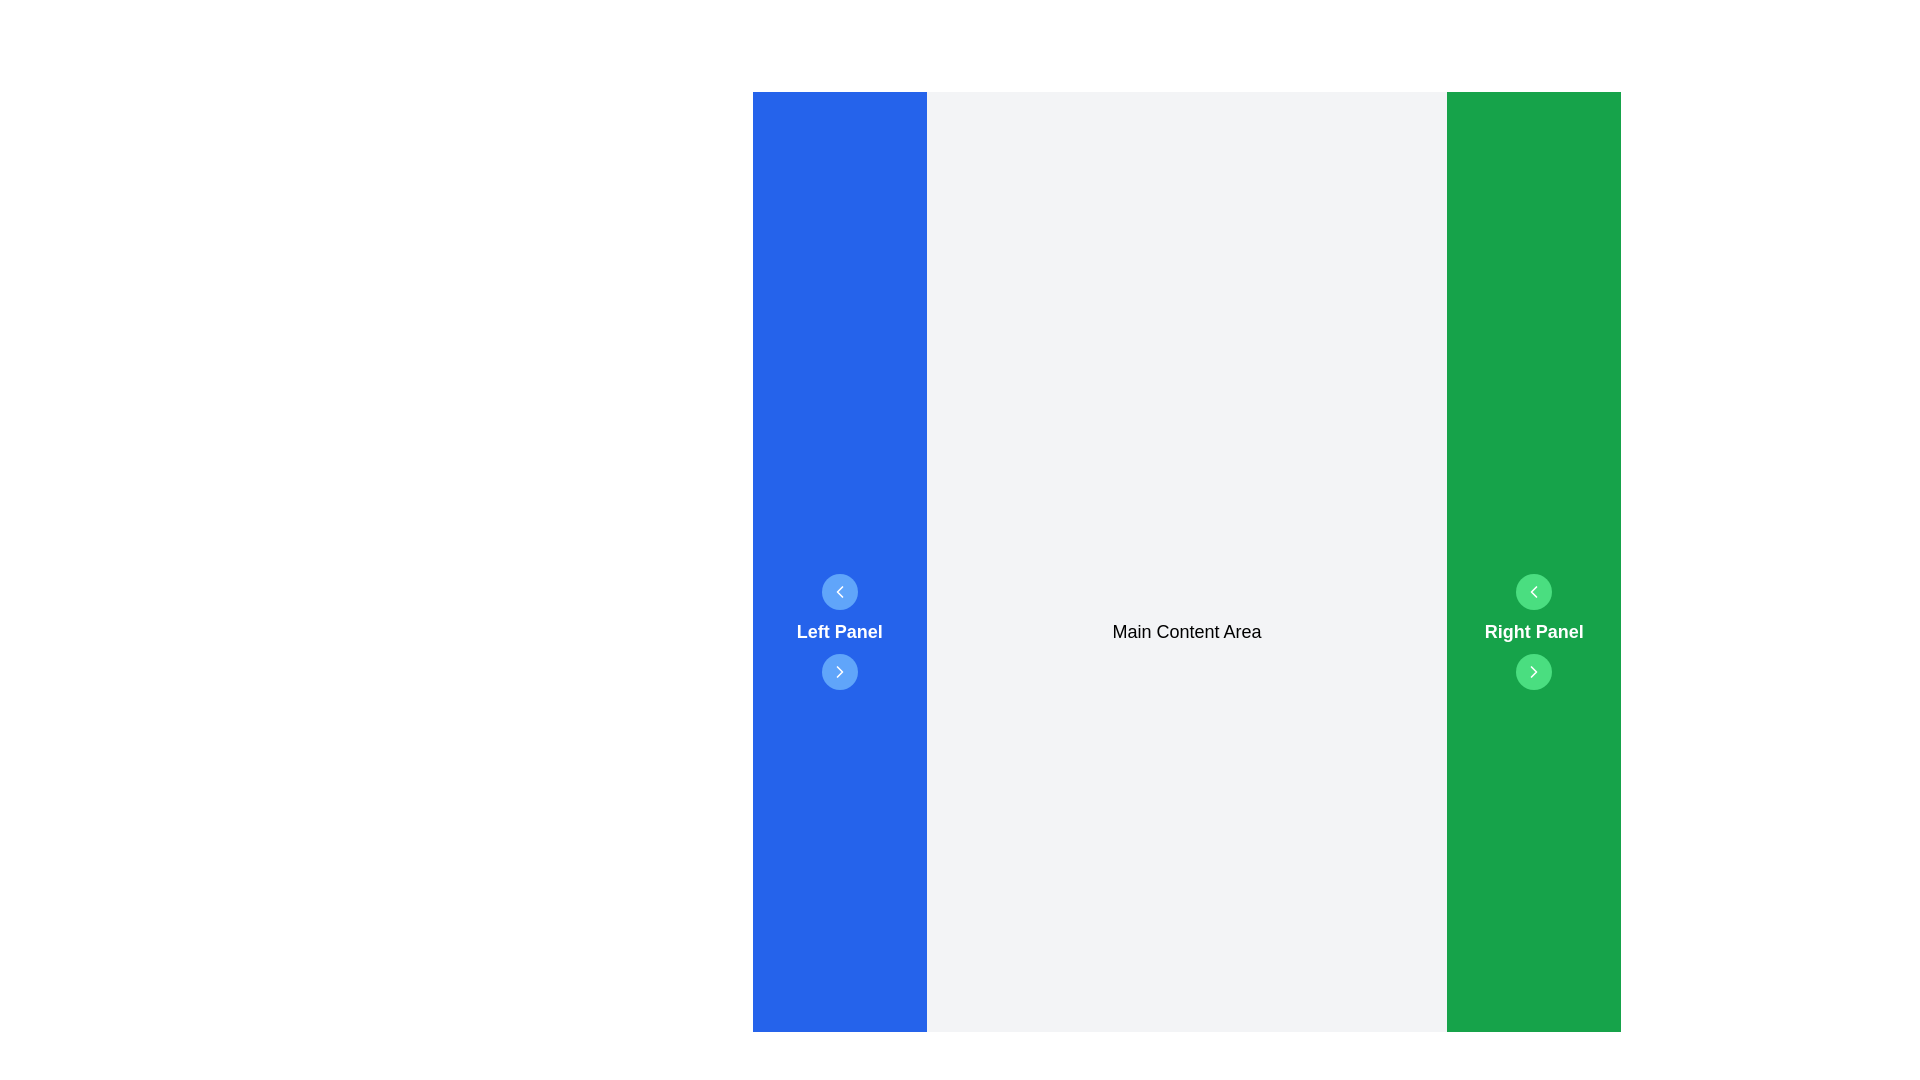 The width and height of the screenshot is (1920, 1080). I want to click on the navigation button with a rightward chevron located in the left-side panel, beneath the leftward-pointing chevron button, so click(839, 671).